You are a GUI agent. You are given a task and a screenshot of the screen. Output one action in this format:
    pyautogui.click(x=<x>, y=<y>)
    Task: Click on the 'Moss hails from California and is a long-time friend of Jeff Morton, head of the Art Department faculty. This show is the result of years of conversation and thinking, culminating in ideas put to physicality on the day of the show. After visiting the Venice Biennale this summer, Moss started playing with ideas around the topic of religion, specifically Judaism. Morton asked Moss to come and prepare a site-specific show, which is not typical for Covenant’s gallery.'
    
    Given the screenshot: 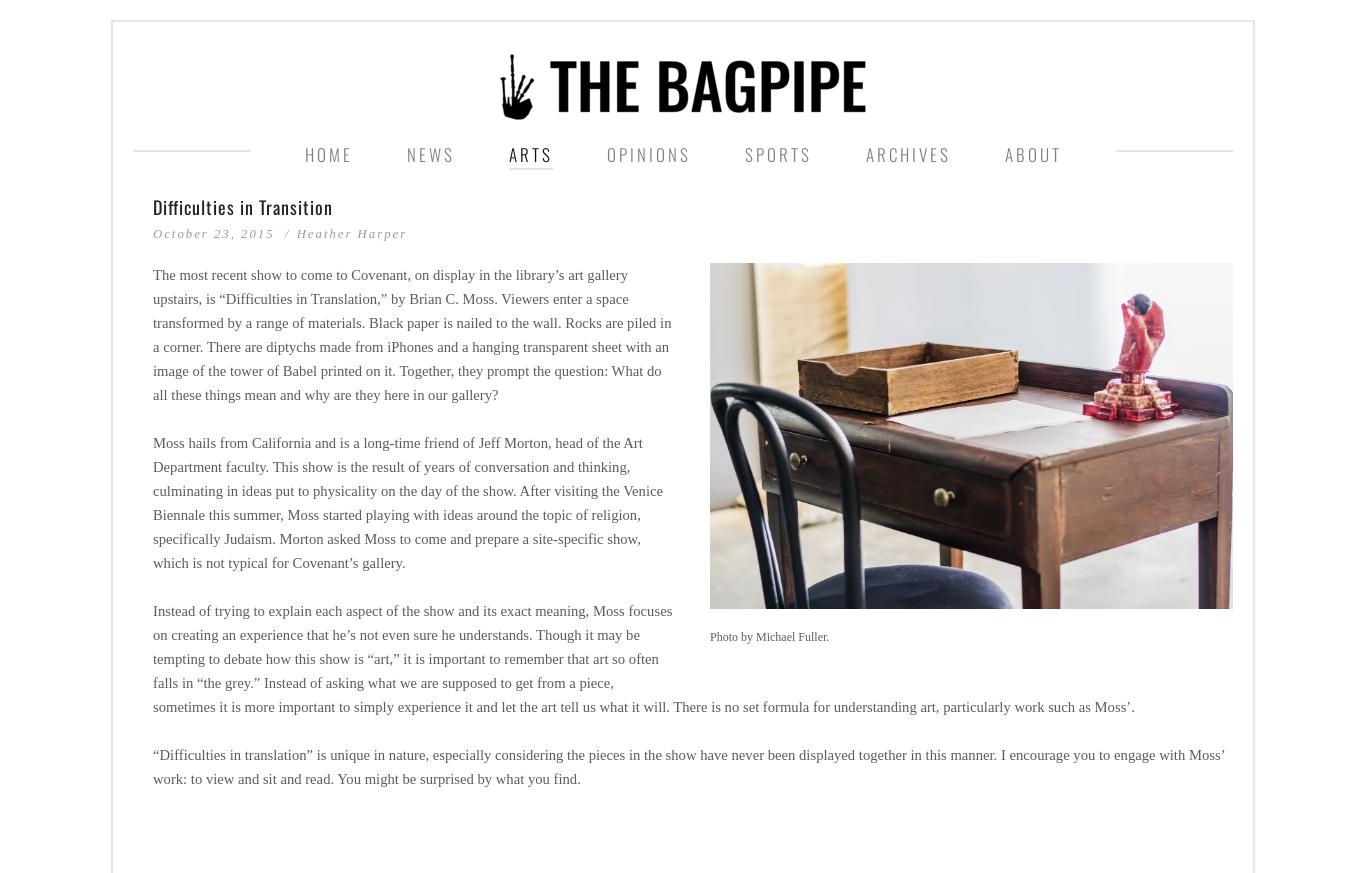 What is the action you would take?
    pyautogui.click(x=407, y=501)
    